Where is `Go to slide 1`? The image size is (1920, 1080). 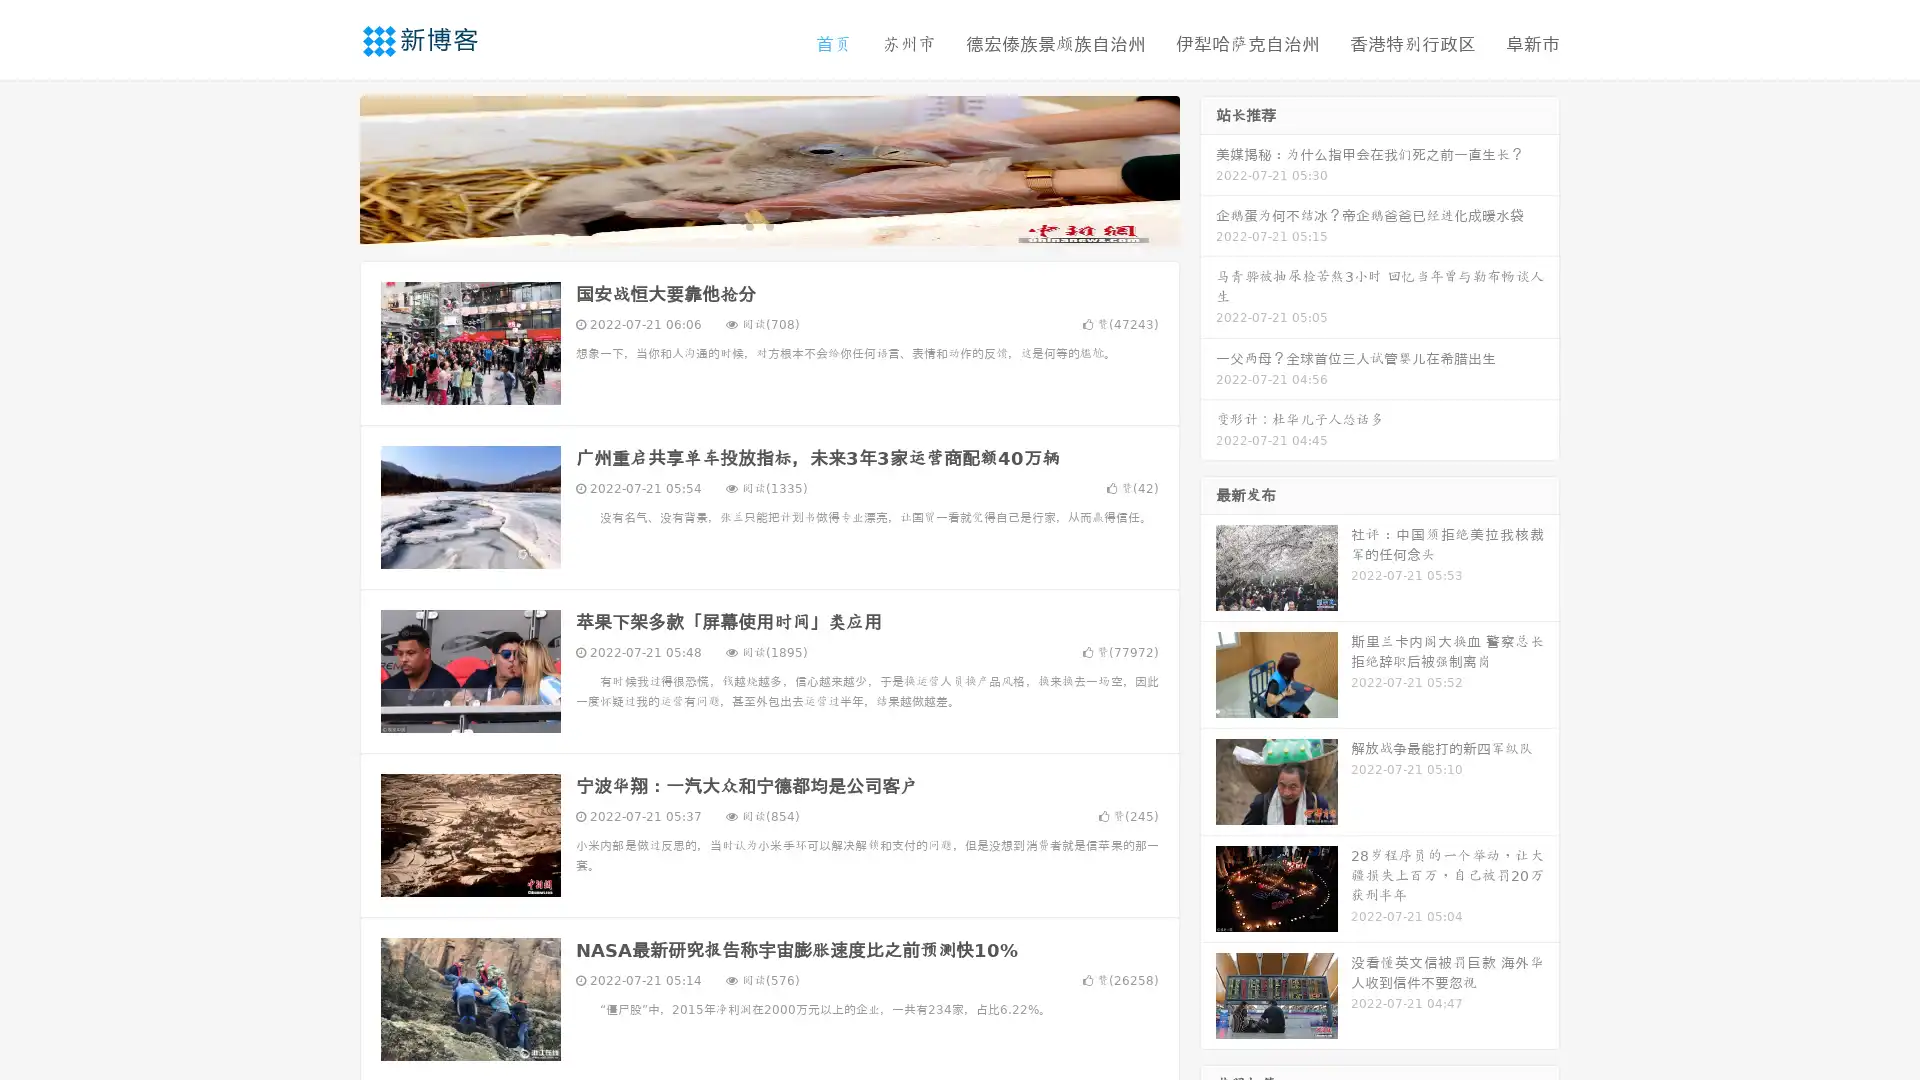 Go to slide 1 is located at coordinates (748, 225).